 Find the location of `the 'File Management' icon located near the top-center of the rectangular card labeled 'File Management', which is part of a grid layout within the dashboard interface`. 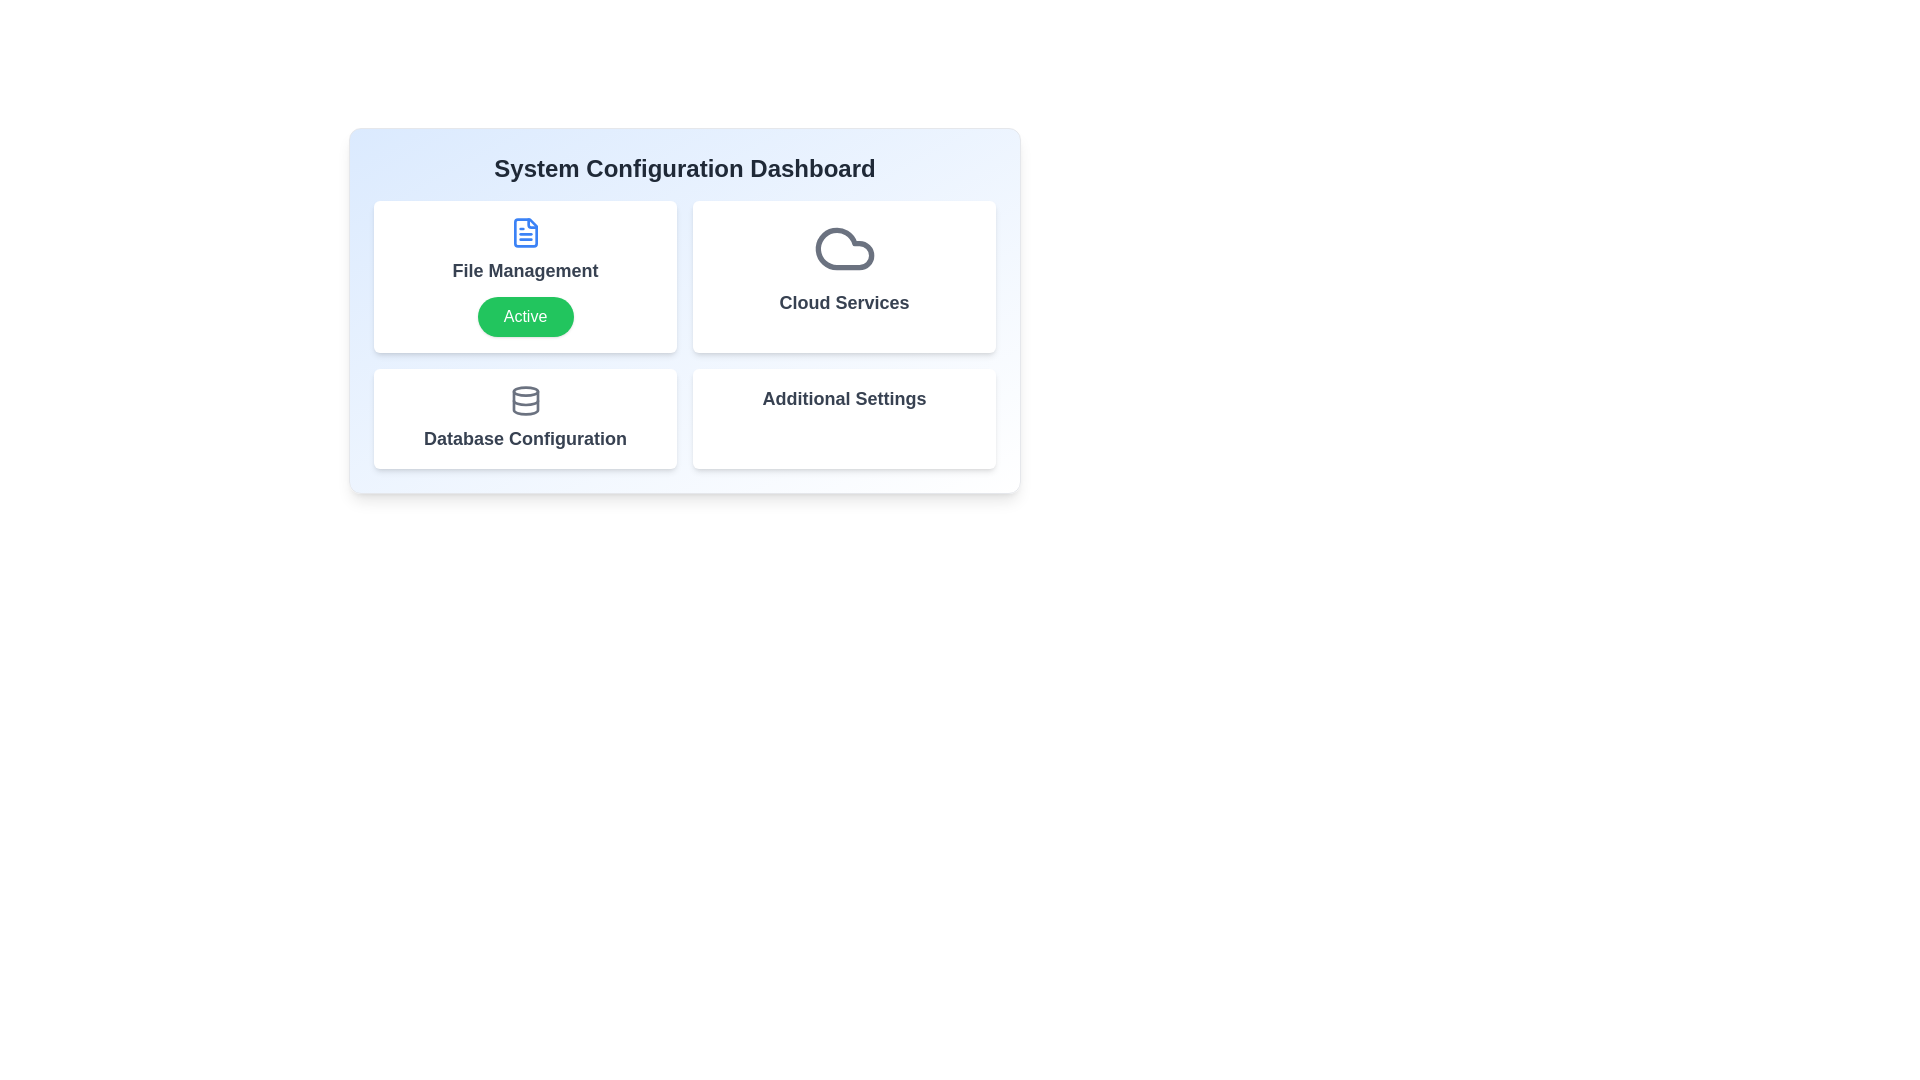

the 'File Management' icon located near the top-center of the rectangular card labeled 'File Management', which is part of a grid layout within the dashboard interface is located at coordinates (525, 231).